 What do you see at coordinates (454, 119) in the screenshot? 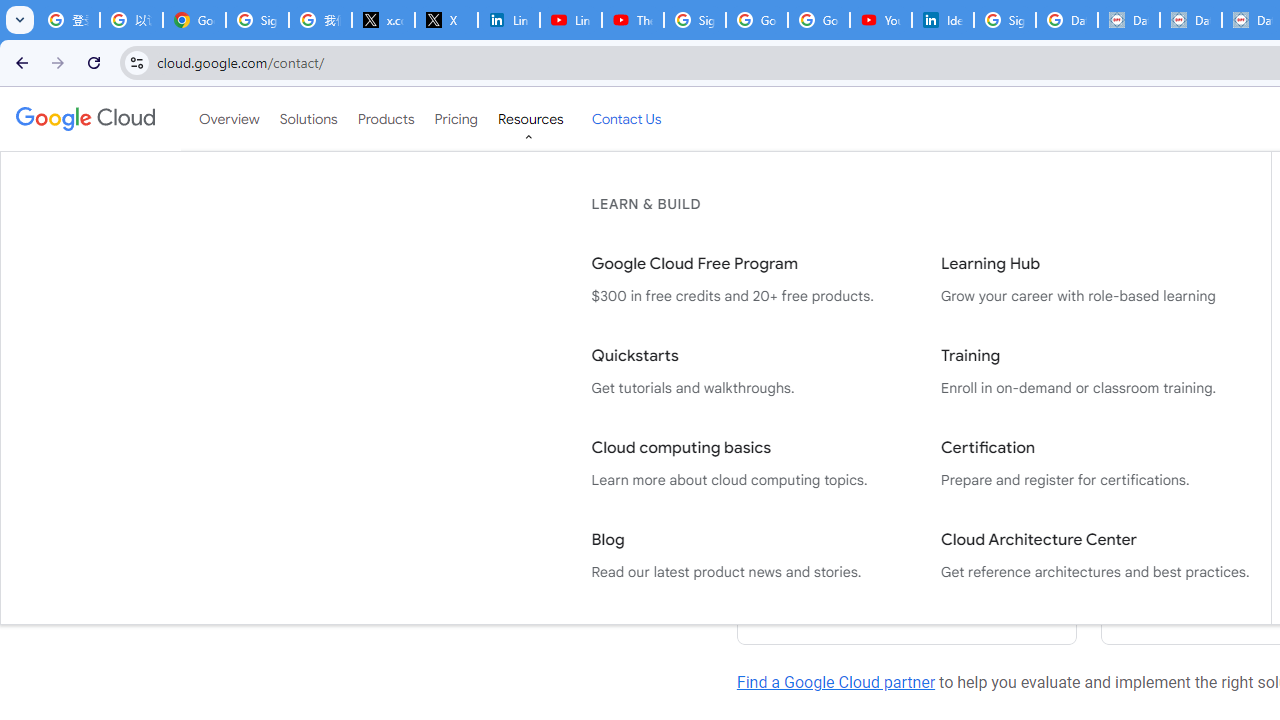
I see `'Pricing'` at bounding box center [454, 119].